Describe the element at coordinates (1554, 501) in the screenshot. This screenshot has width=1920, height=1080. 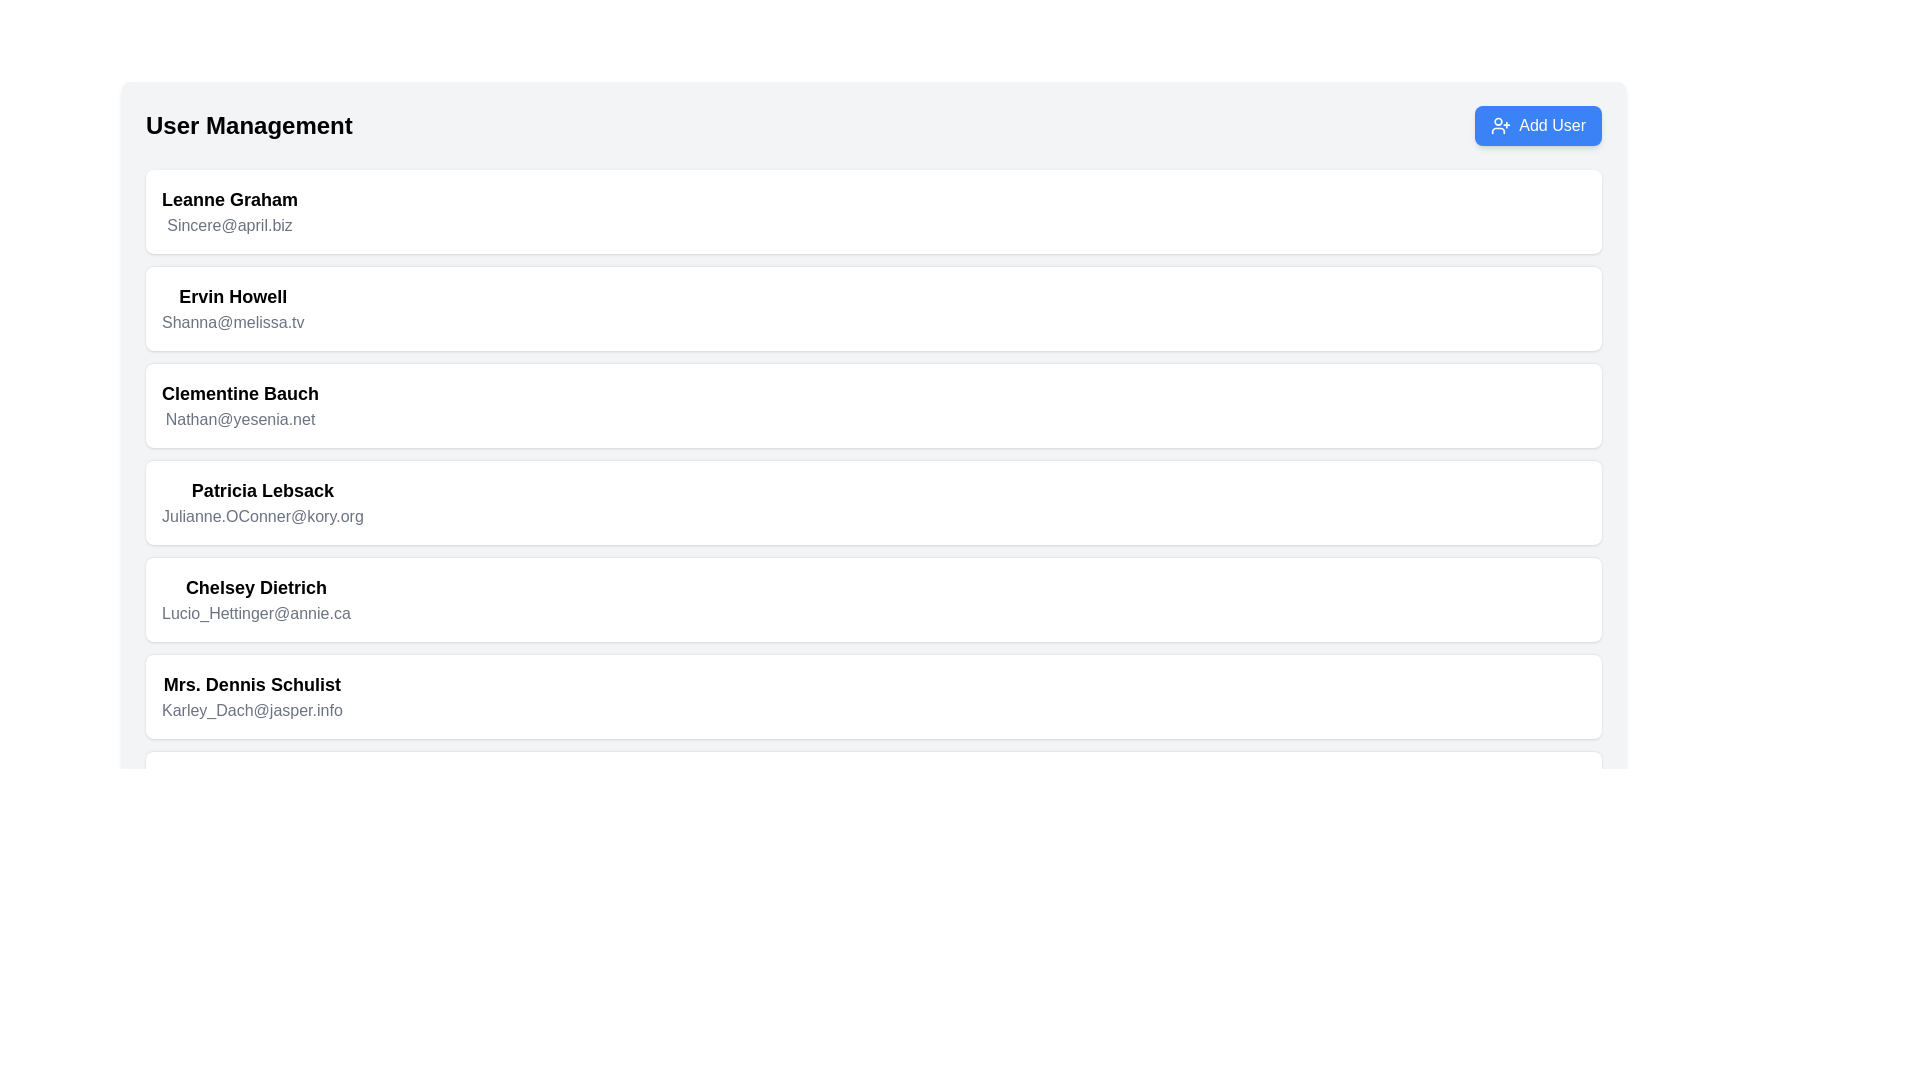
I see `the Status Badge indicating the current status of the user 'Active', located at the far-right end of the entry labeled 'Patricia Lebsack' in the User Management section` at that location.